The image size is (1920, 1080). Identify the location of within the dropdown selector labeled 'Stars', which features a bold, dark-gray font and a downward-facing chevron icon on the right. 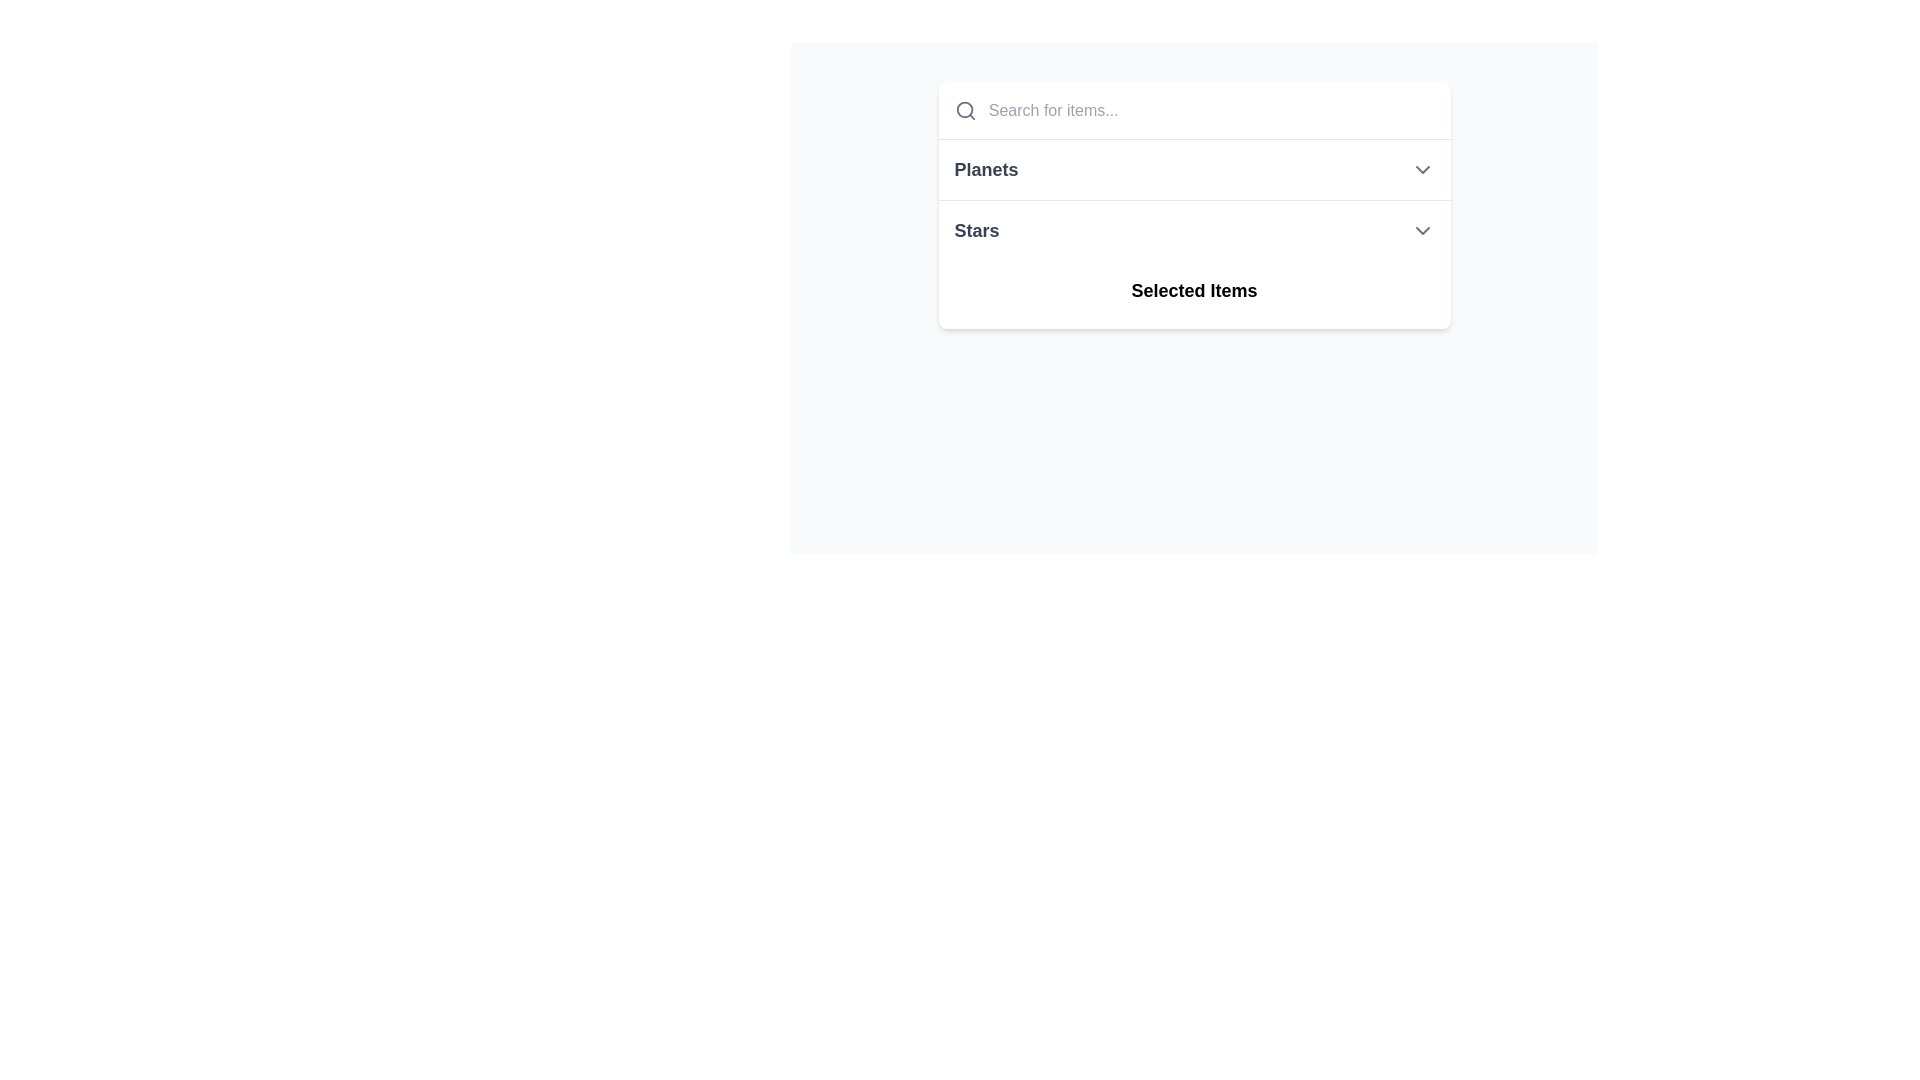
(1194, 230).